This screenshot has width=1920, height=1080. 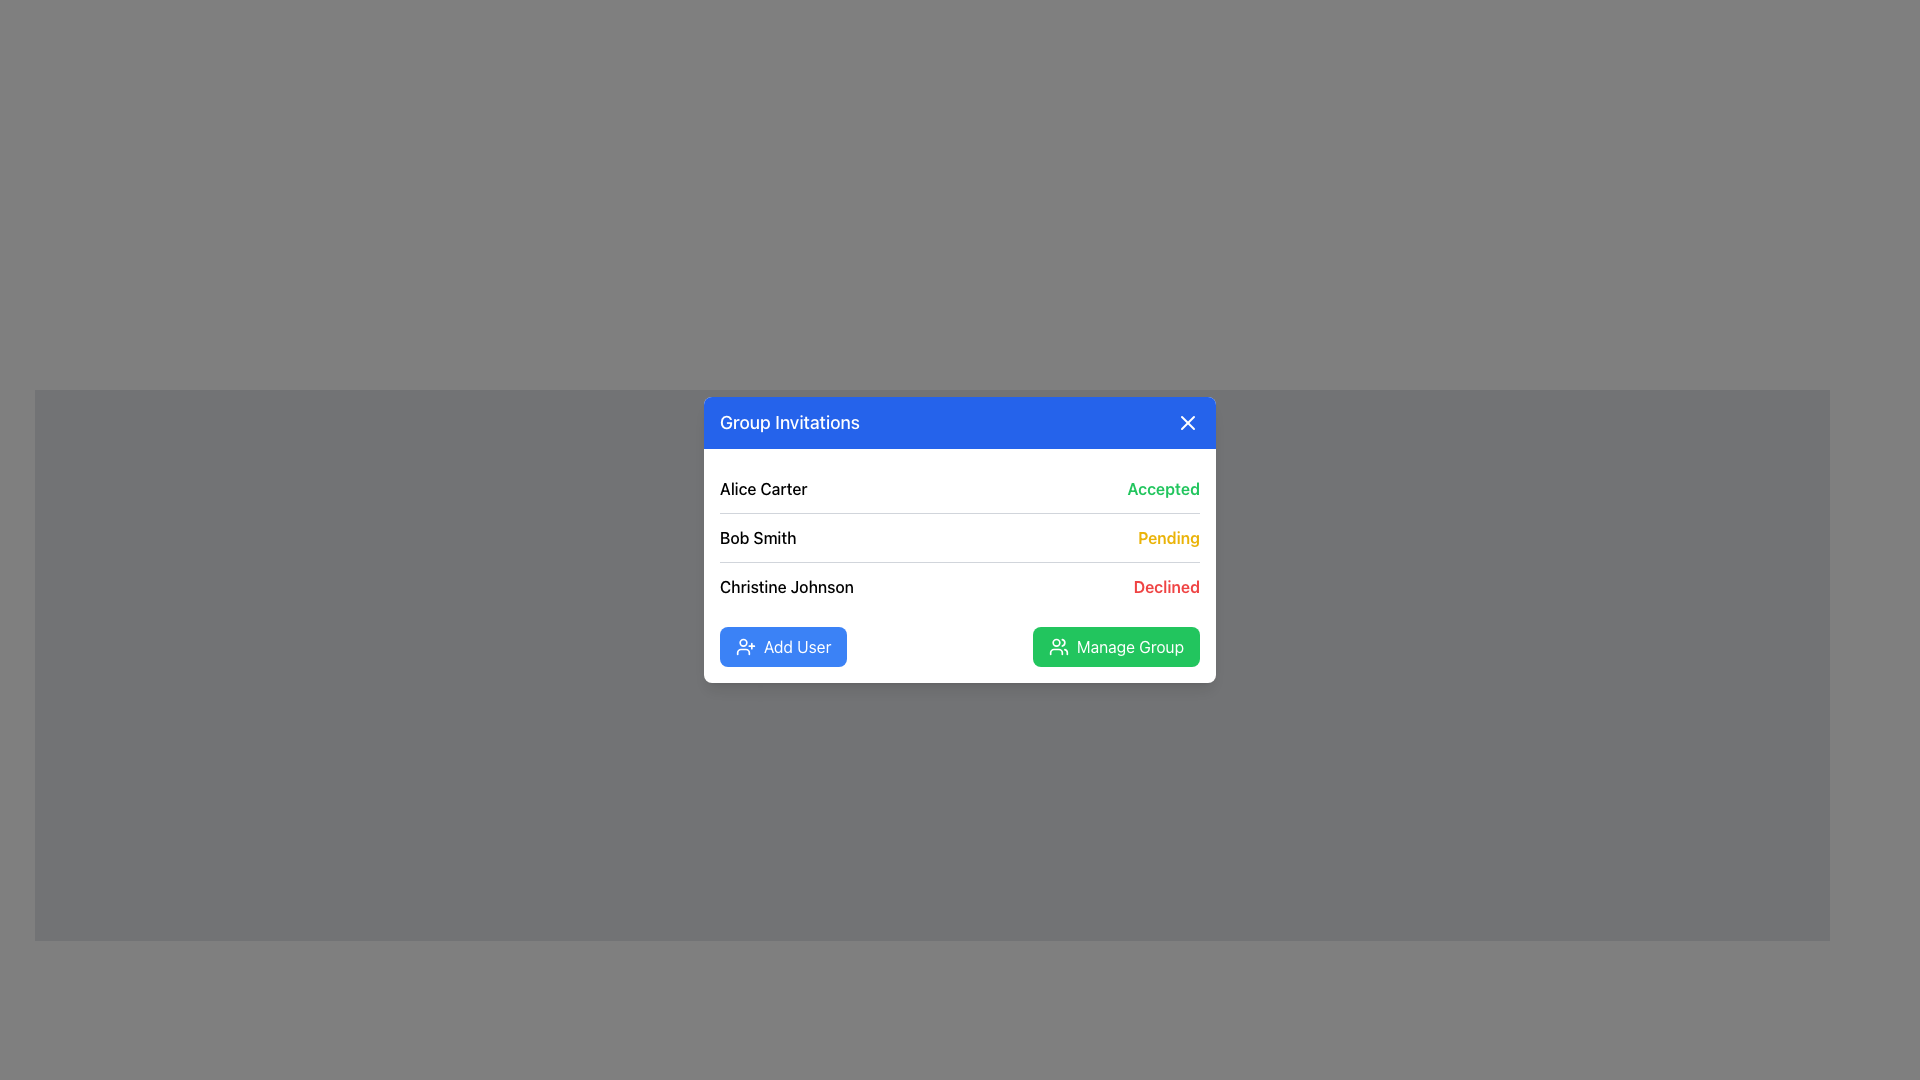 I want to click on the red-colored text label displaying 'Declined', positioned at the bottom of the list in the 'Group Invitations' modal and aligned to the right of 'Christine Johnson', so click(x=1166, y=585).